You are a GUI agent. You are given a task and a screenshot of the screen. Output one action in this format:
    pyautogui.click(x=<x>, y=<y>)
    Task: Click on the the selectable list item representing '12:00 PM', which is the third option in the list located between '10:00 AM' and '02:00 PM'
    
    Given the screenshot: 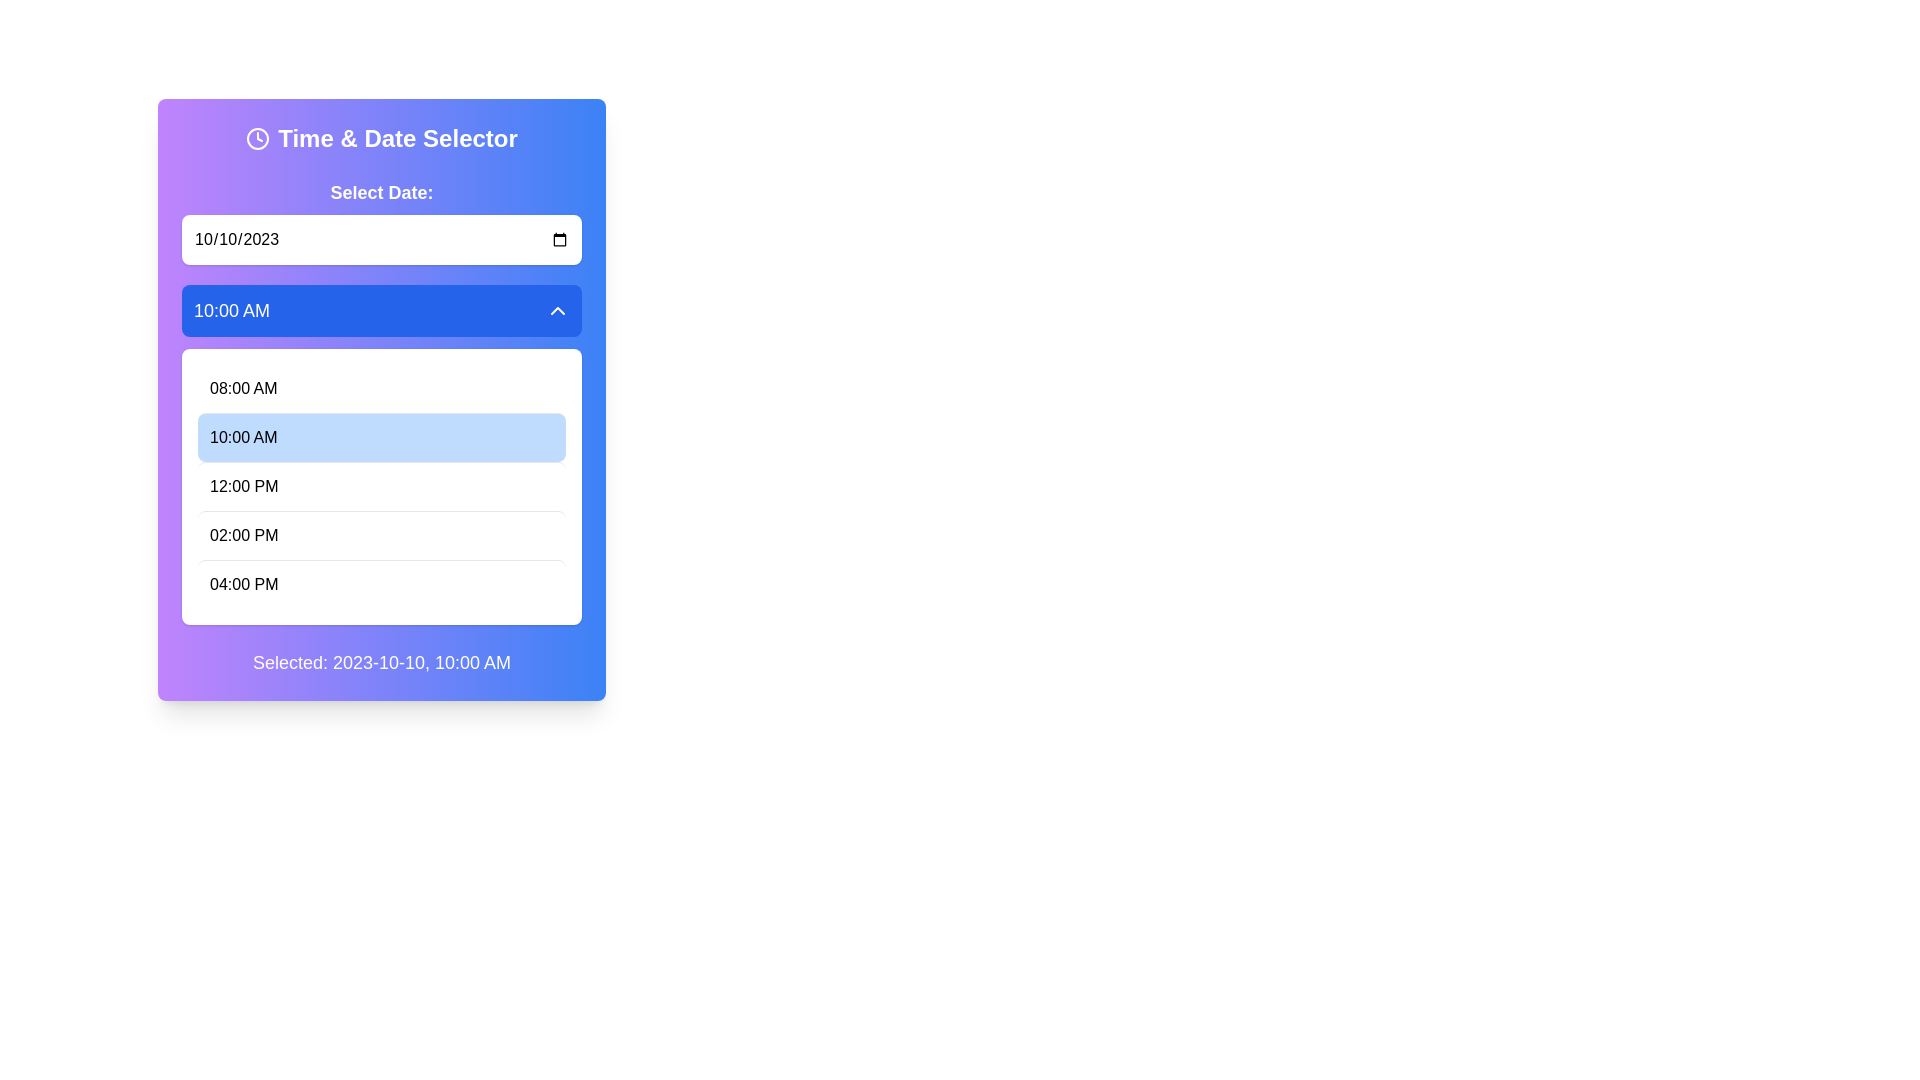 What is the action you would take?
    pyautogui.click(x=382, y=486)
    